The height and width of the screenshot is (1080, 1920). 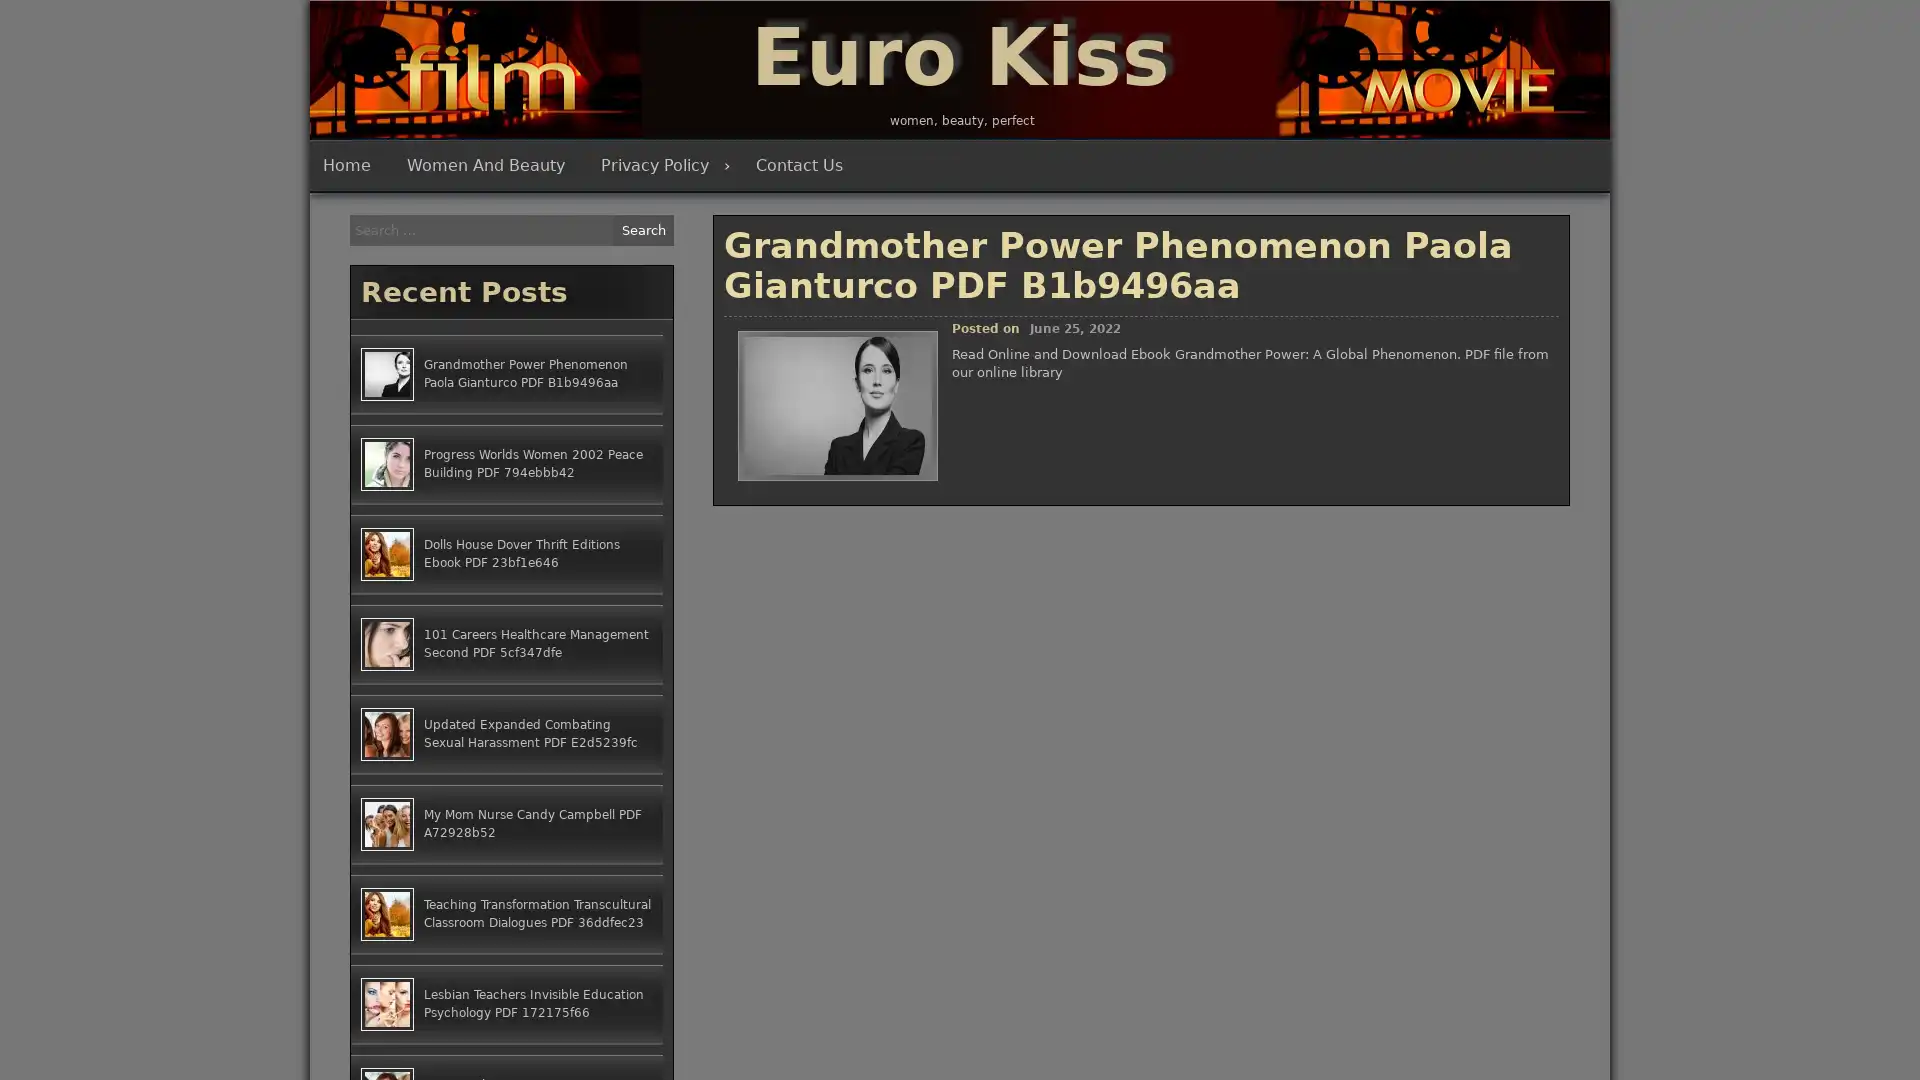 What do you see at coordinates (643, 229) in the screenshot?
I see `Search` at bounding box center [643, 229].